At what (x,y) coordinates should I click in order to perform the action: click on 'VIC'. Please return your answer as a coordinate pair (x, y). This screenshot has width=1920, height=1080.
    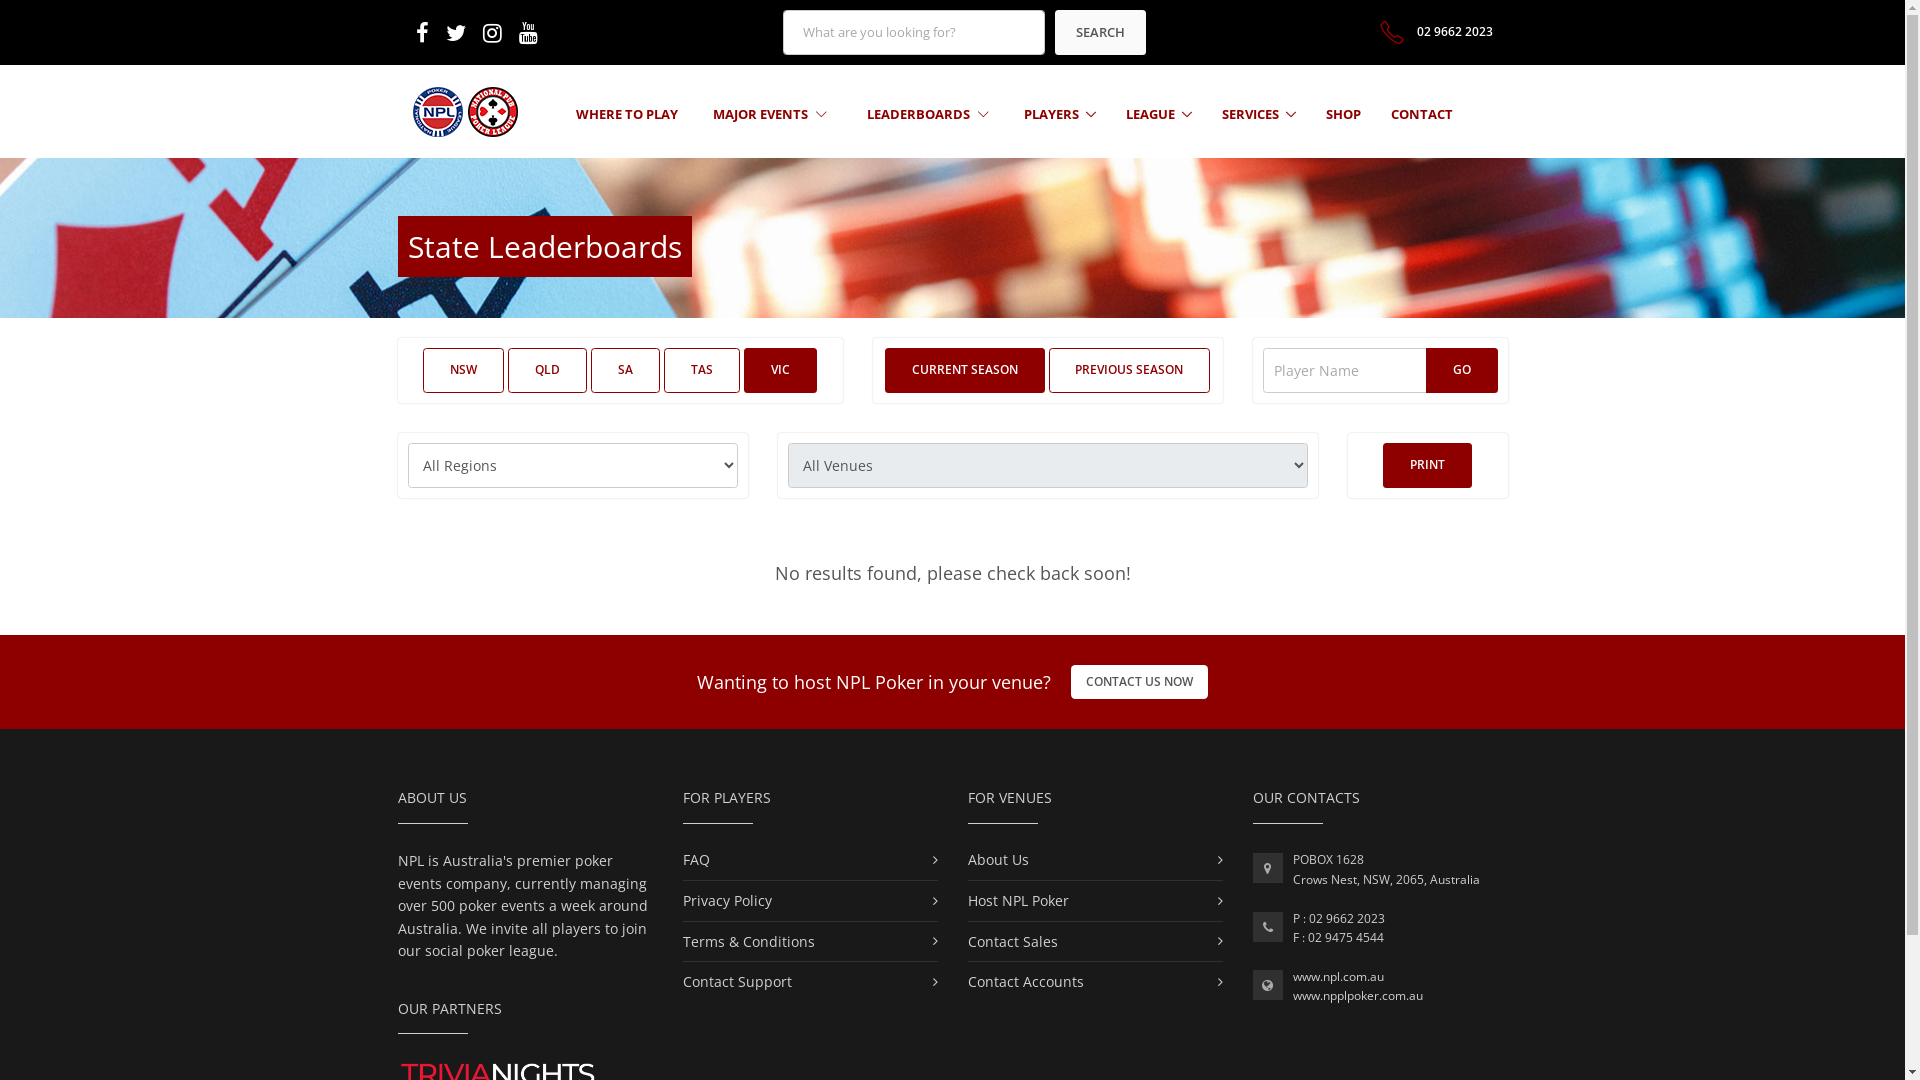
    Looking at the image, I should click on (779, 370).